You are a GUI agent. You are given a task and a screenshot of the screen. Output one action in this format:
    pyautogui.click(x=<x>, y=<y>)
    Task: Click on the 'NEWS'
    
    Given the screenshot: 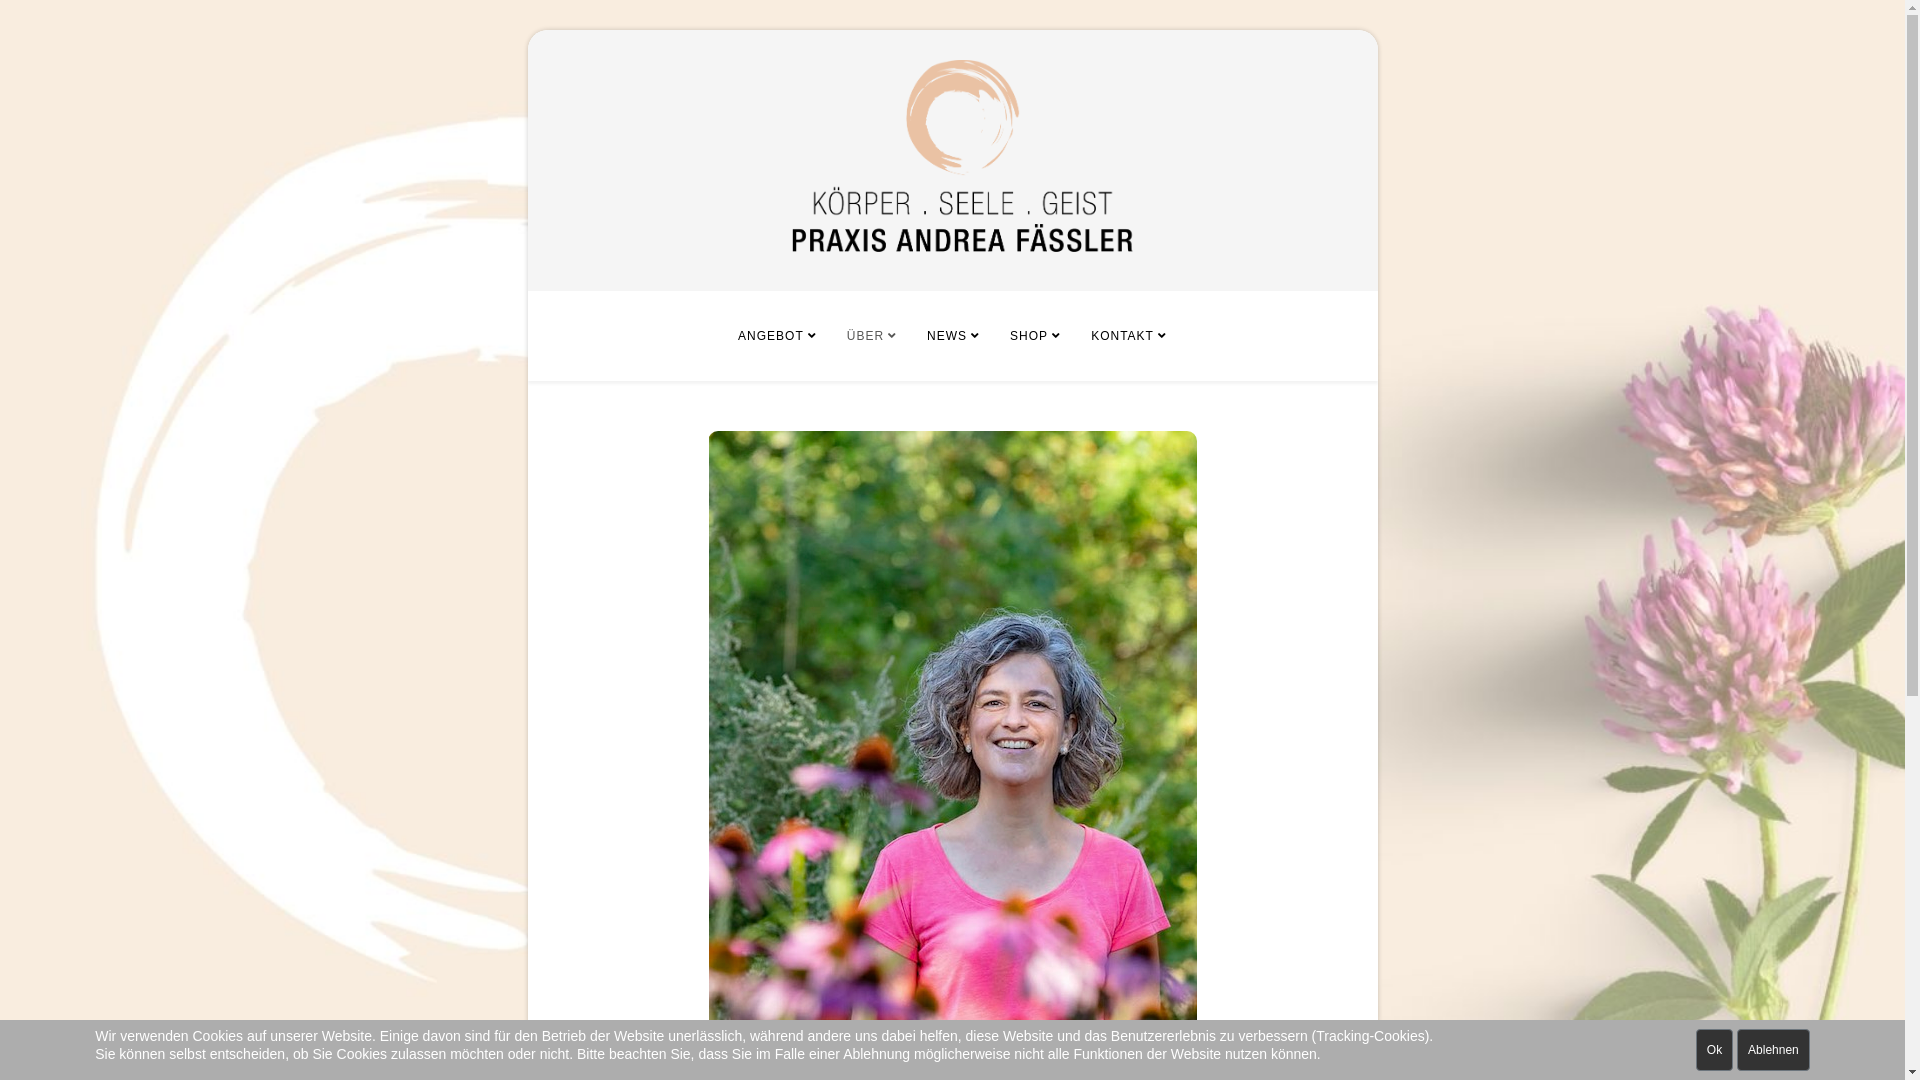 What is the action you would take?
    pyautogui.click(x=952, y=334)
    